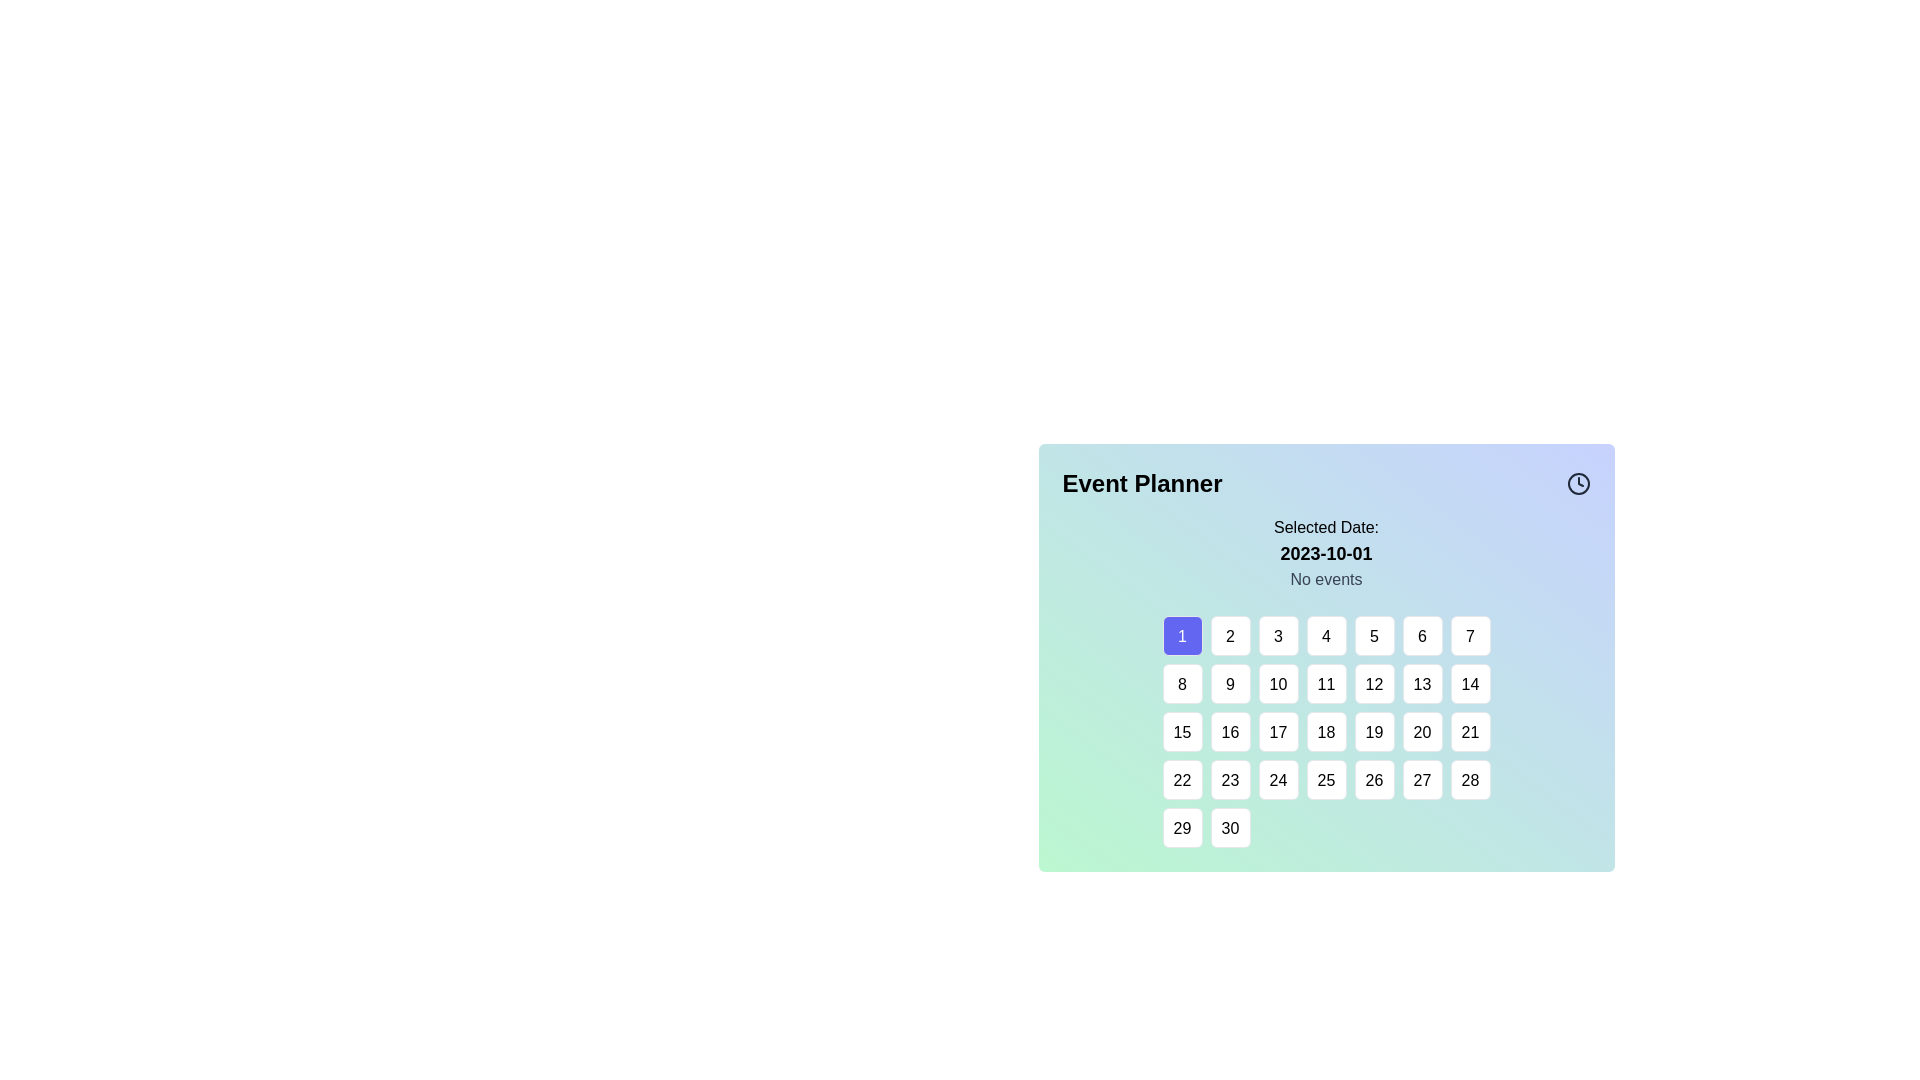 This screenshot has width=1920, height=1080. What do you see at coordinates (1326, 681) in the screenshot?
I see `other parts of the Interactive Calendar Interface by clicking on the calendar element located at the center coordinates` at bounding box center [1326, 681].